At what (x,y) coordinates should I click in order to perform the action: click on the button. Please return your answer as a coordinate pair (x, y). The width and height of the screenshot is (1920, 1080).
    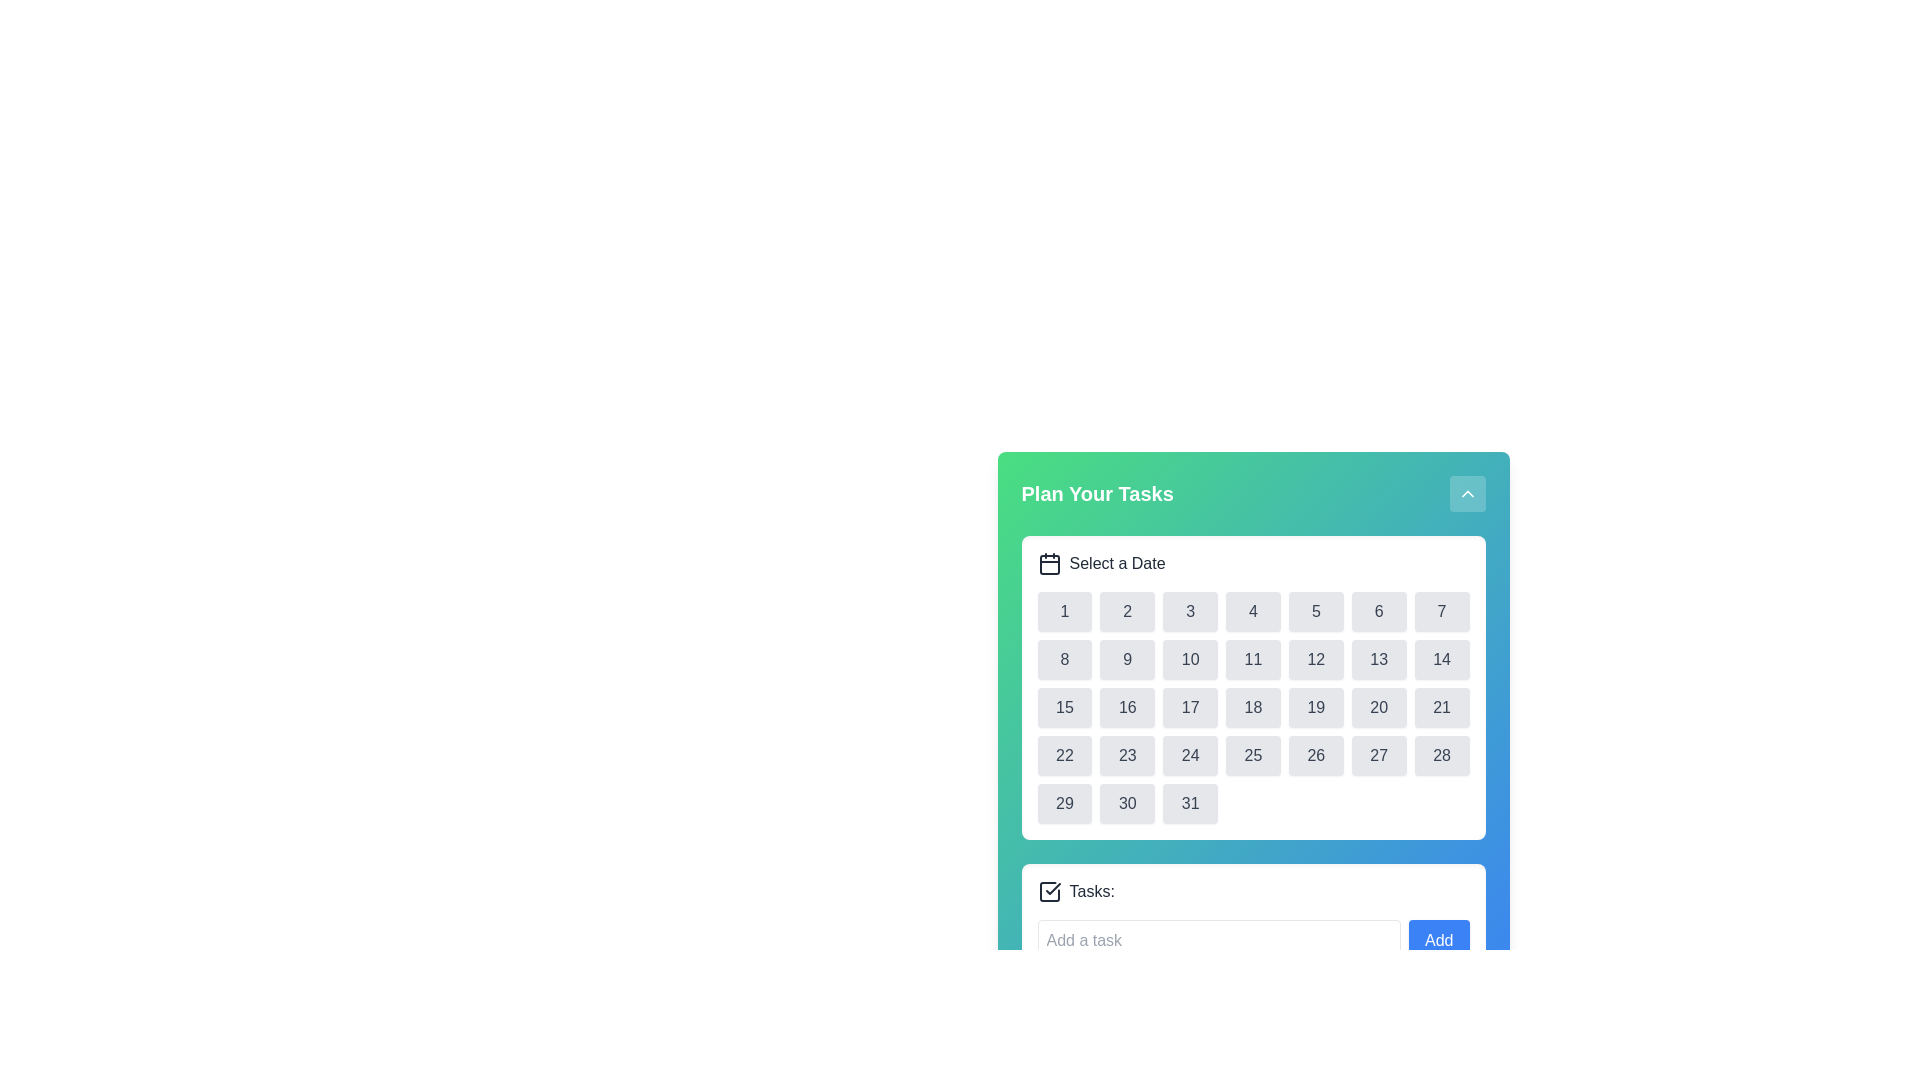
    Looking at the image, I should click on (1377, 756).